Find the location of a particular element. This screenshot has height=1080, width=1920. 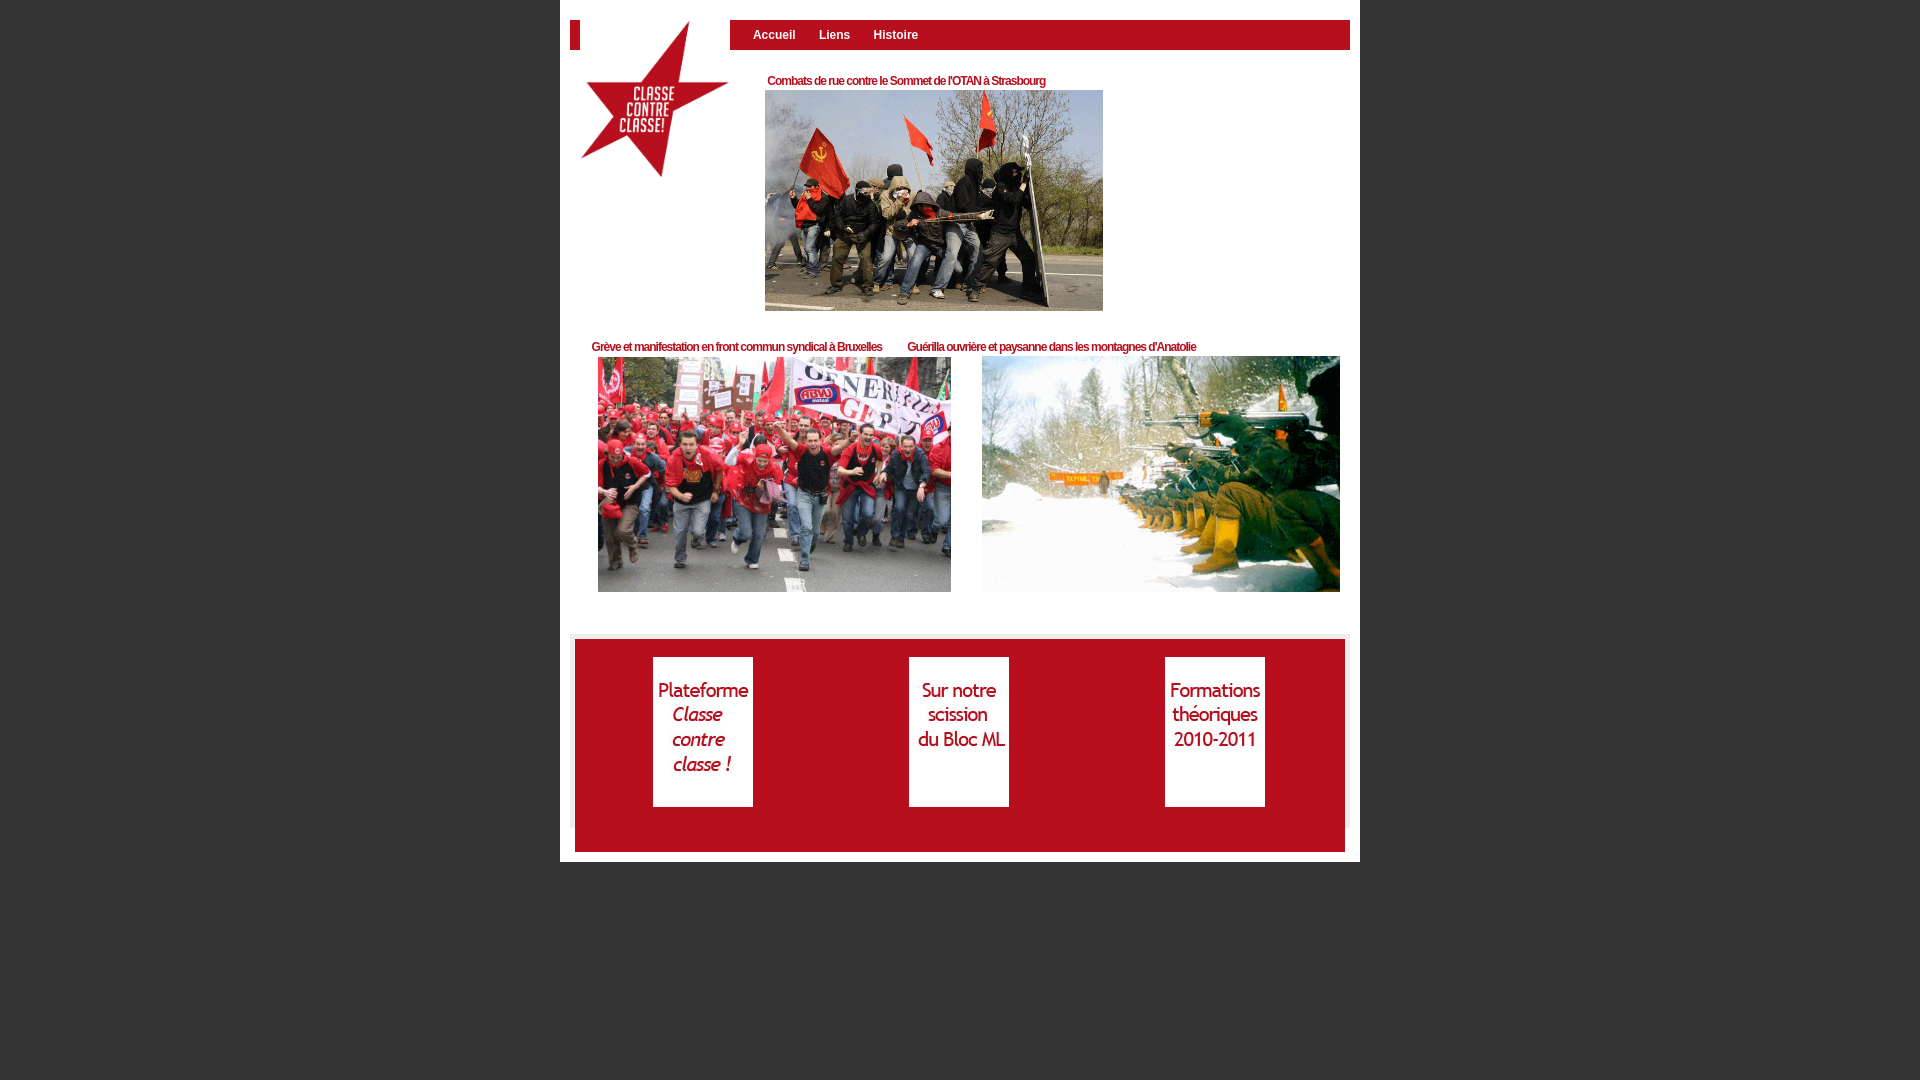

' Accueil' is located at coordinates (781, 34).